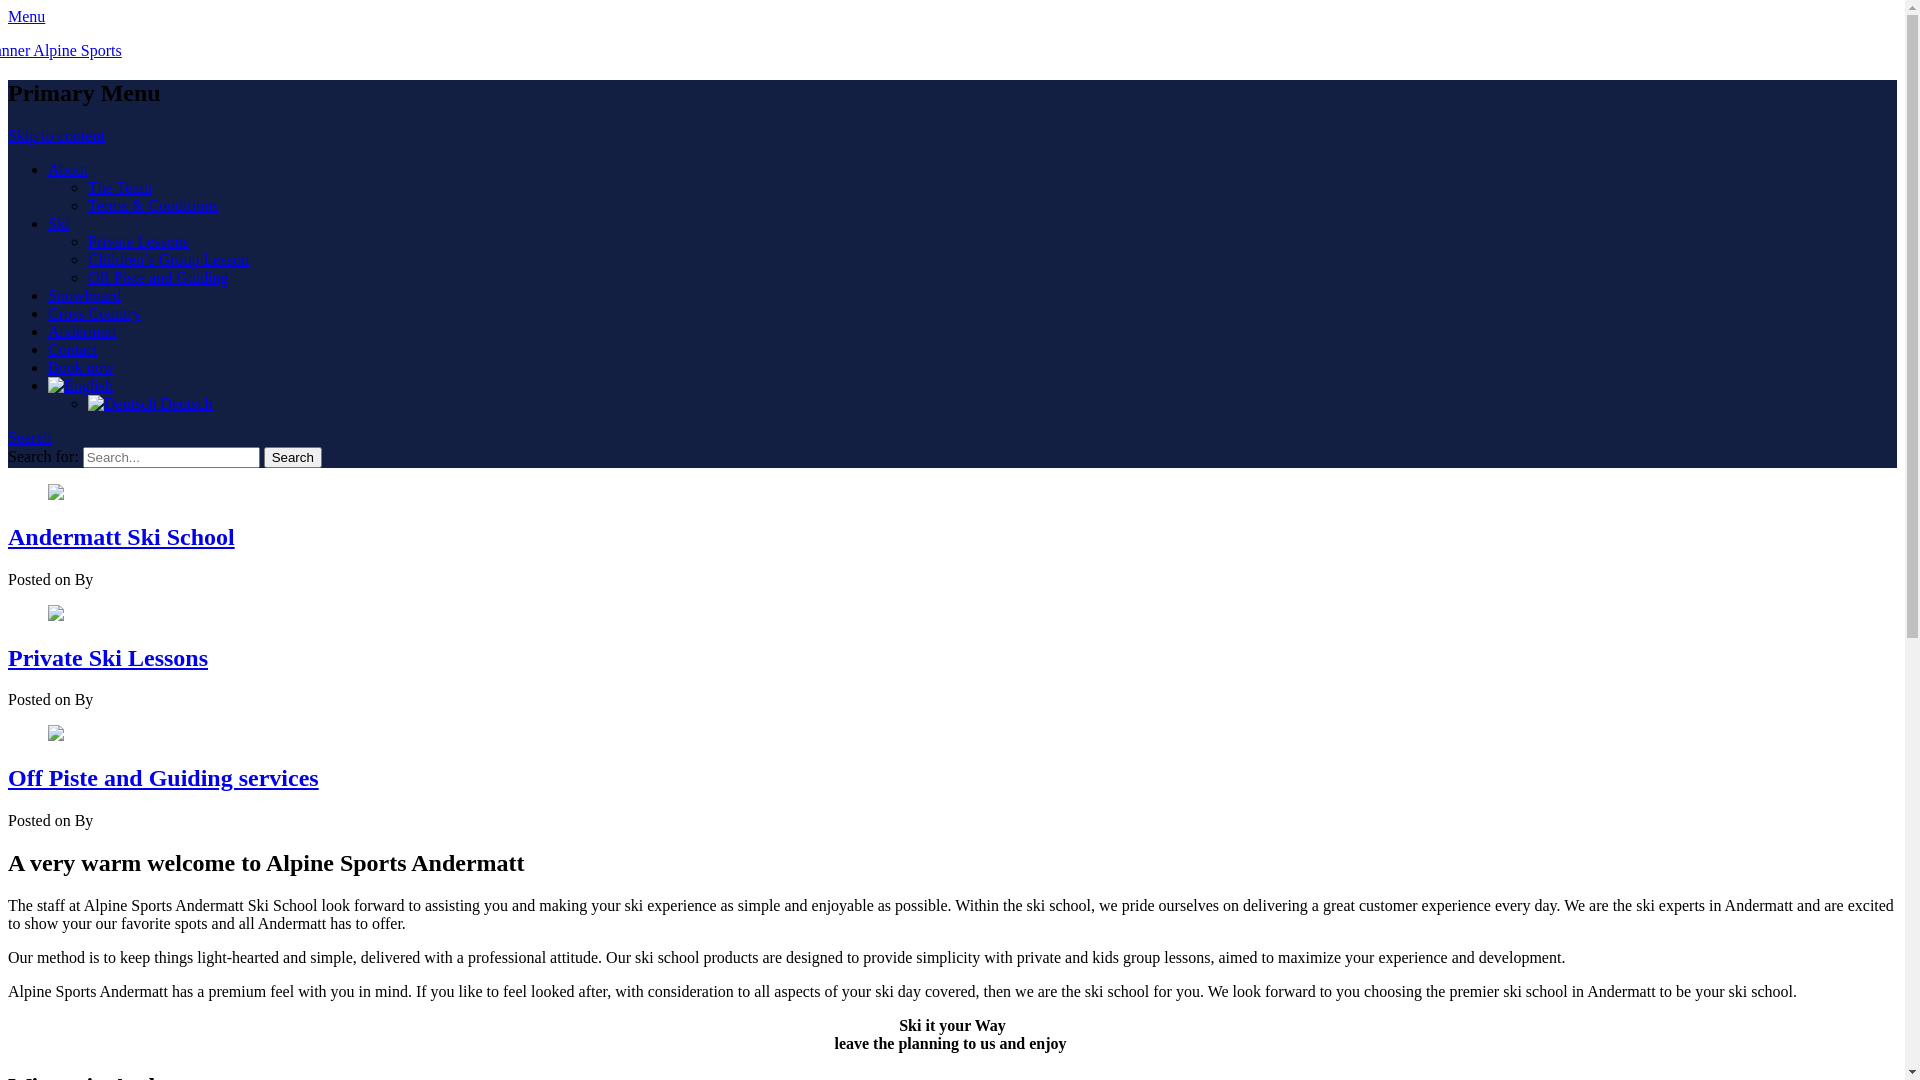 The image size is (1920, 1080). What do you see at coordinates (86, 403) in the screenshot?
I see `' Deutsch'` at bounding box center [86, 403].